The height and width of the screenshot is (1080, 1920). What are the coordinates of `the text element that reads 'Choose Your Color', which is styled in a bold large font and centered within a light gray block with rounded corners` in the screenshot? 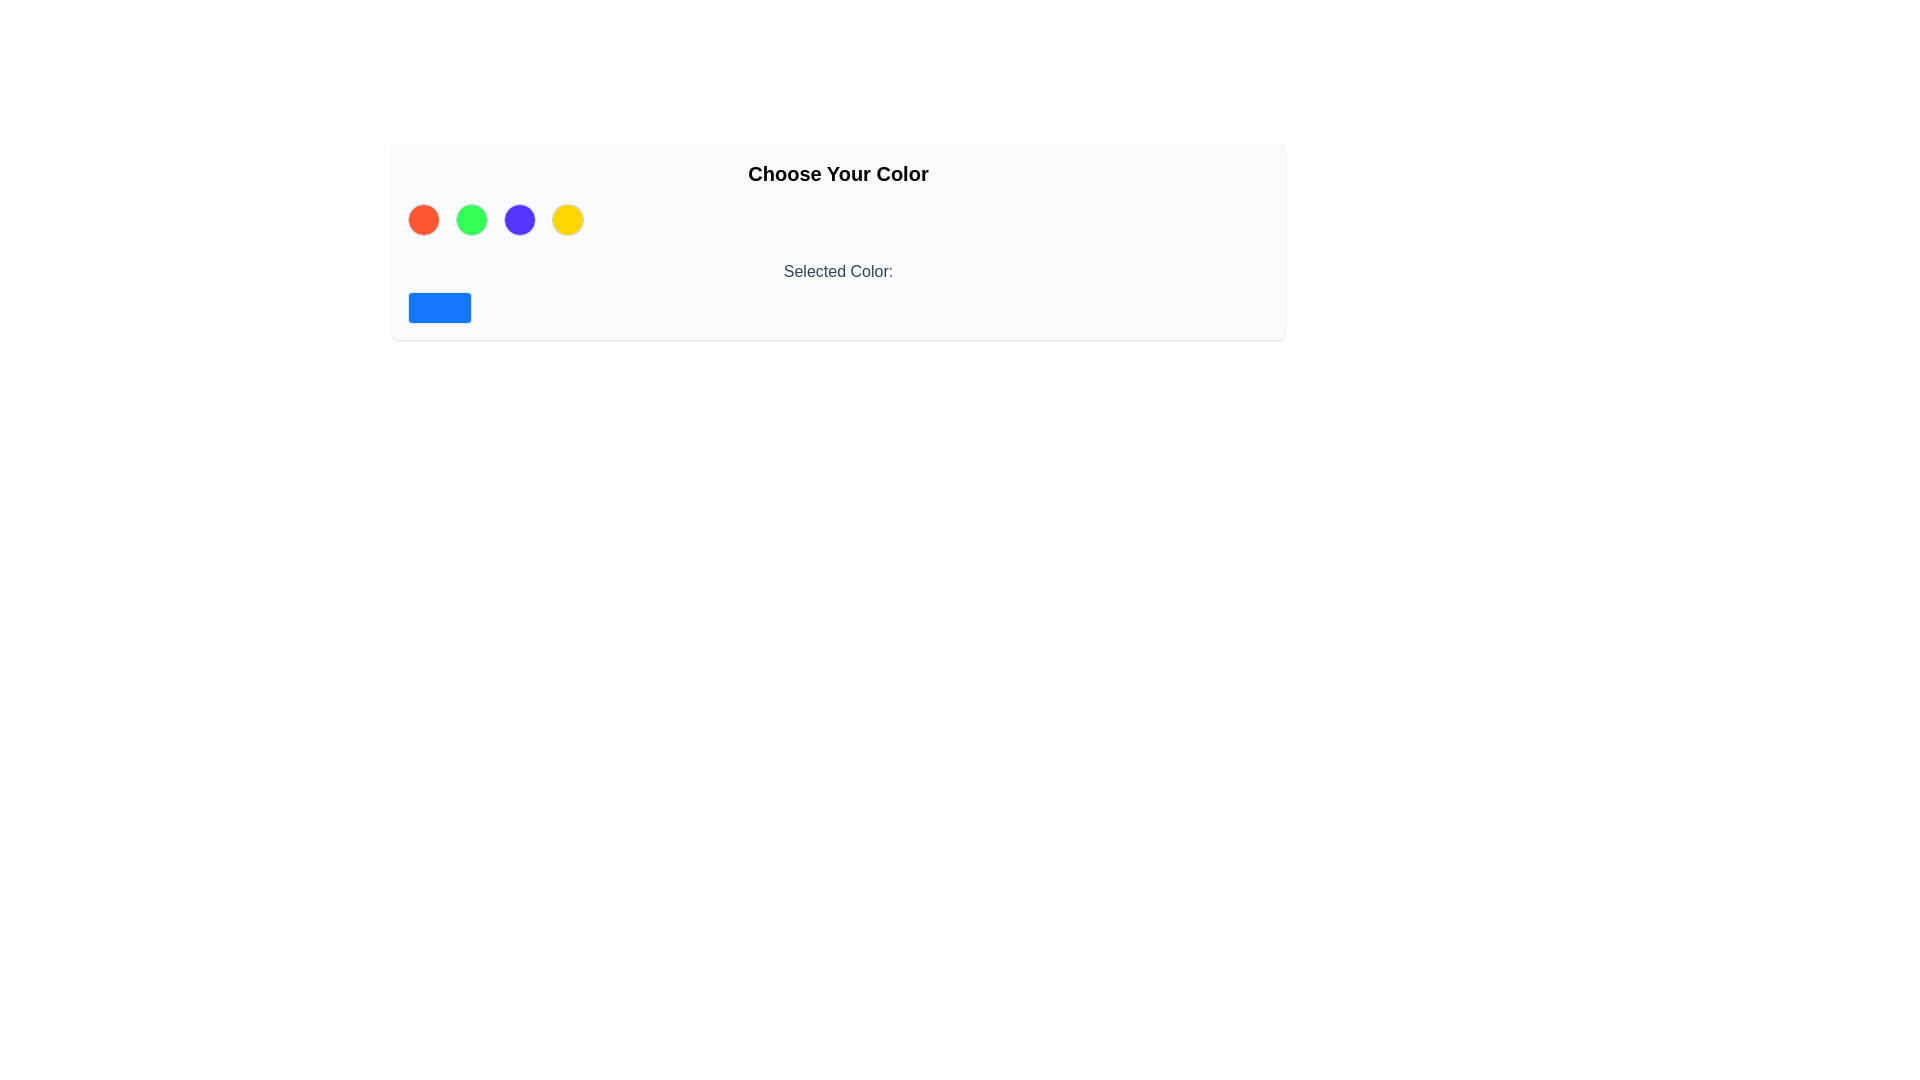 It's located at (838, 172).